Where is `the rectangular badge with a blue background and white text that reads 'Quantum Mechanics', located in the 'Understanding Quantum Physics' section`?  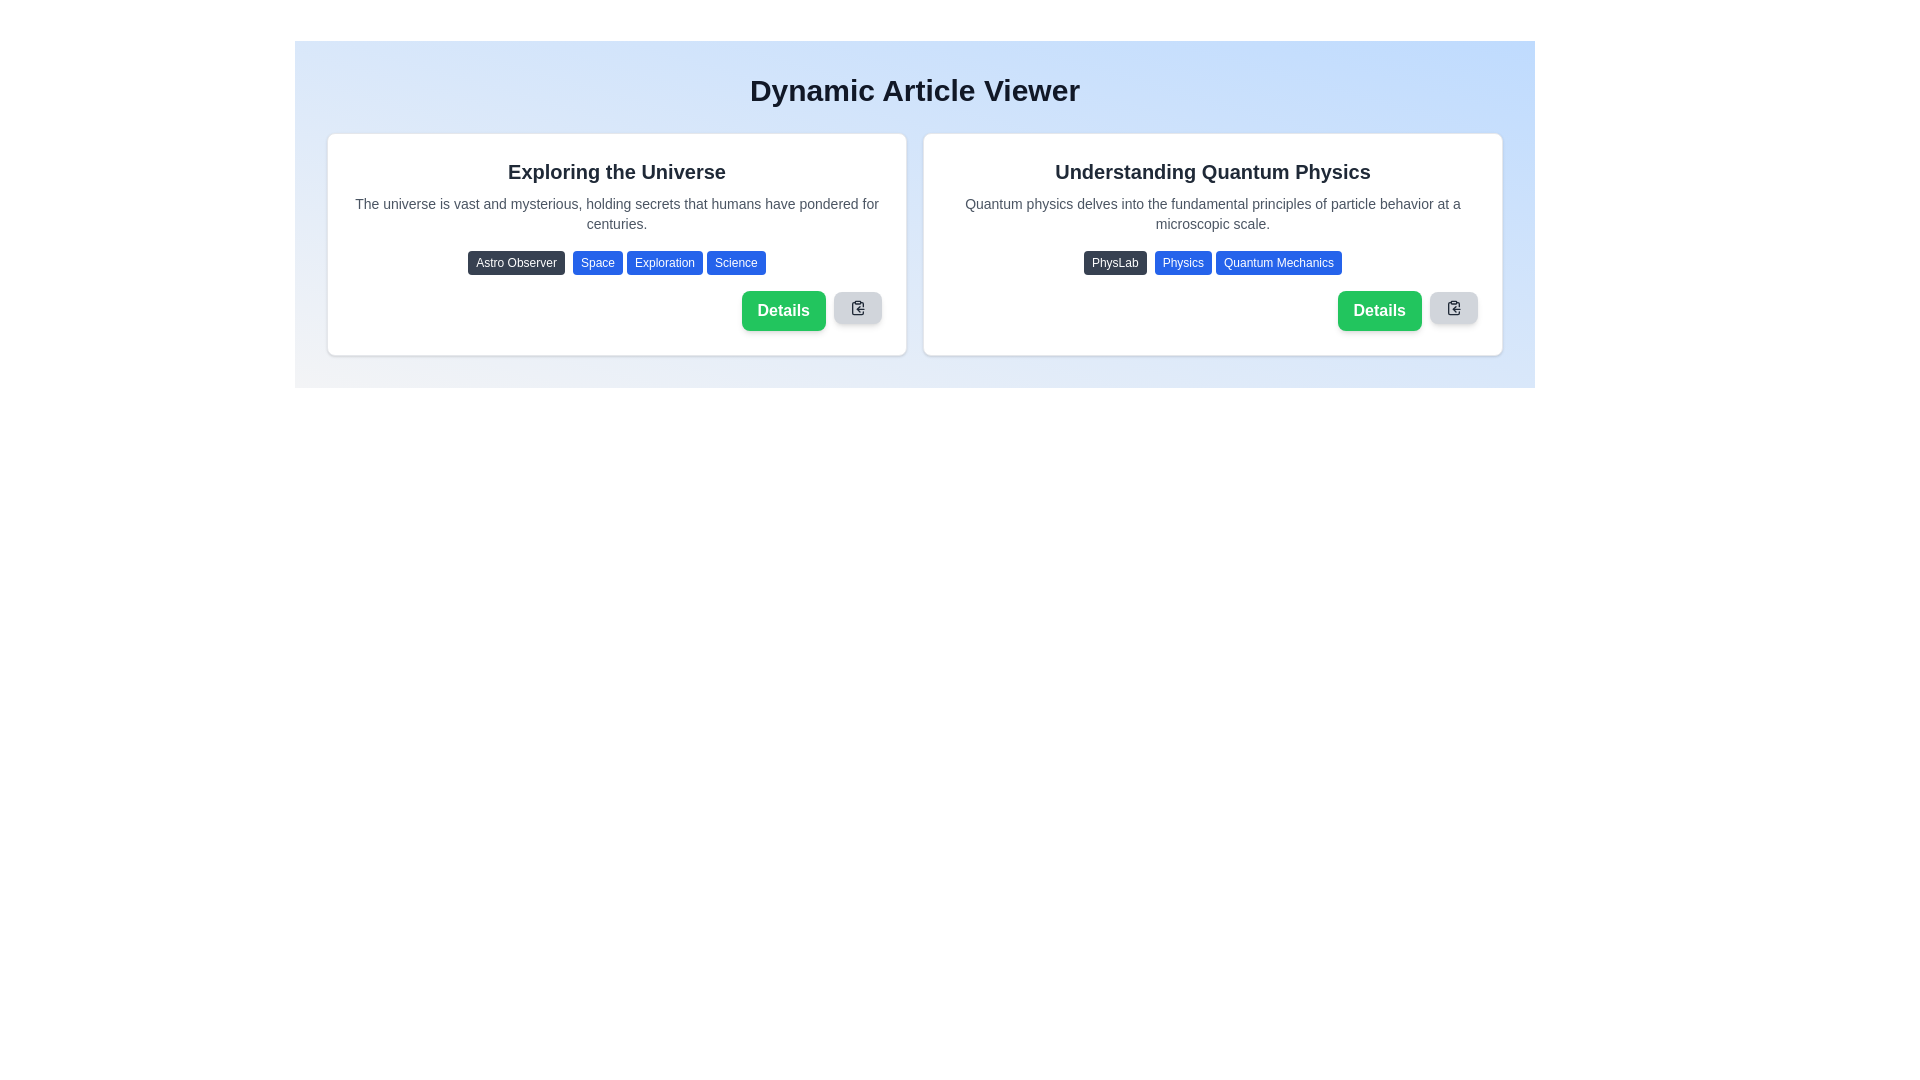
the rectangular badge with a blue background and white text that reads 'Quantum Mechanics', located in the 'Understanding Quantum Physics' section is located at coordinates (1278, 261).